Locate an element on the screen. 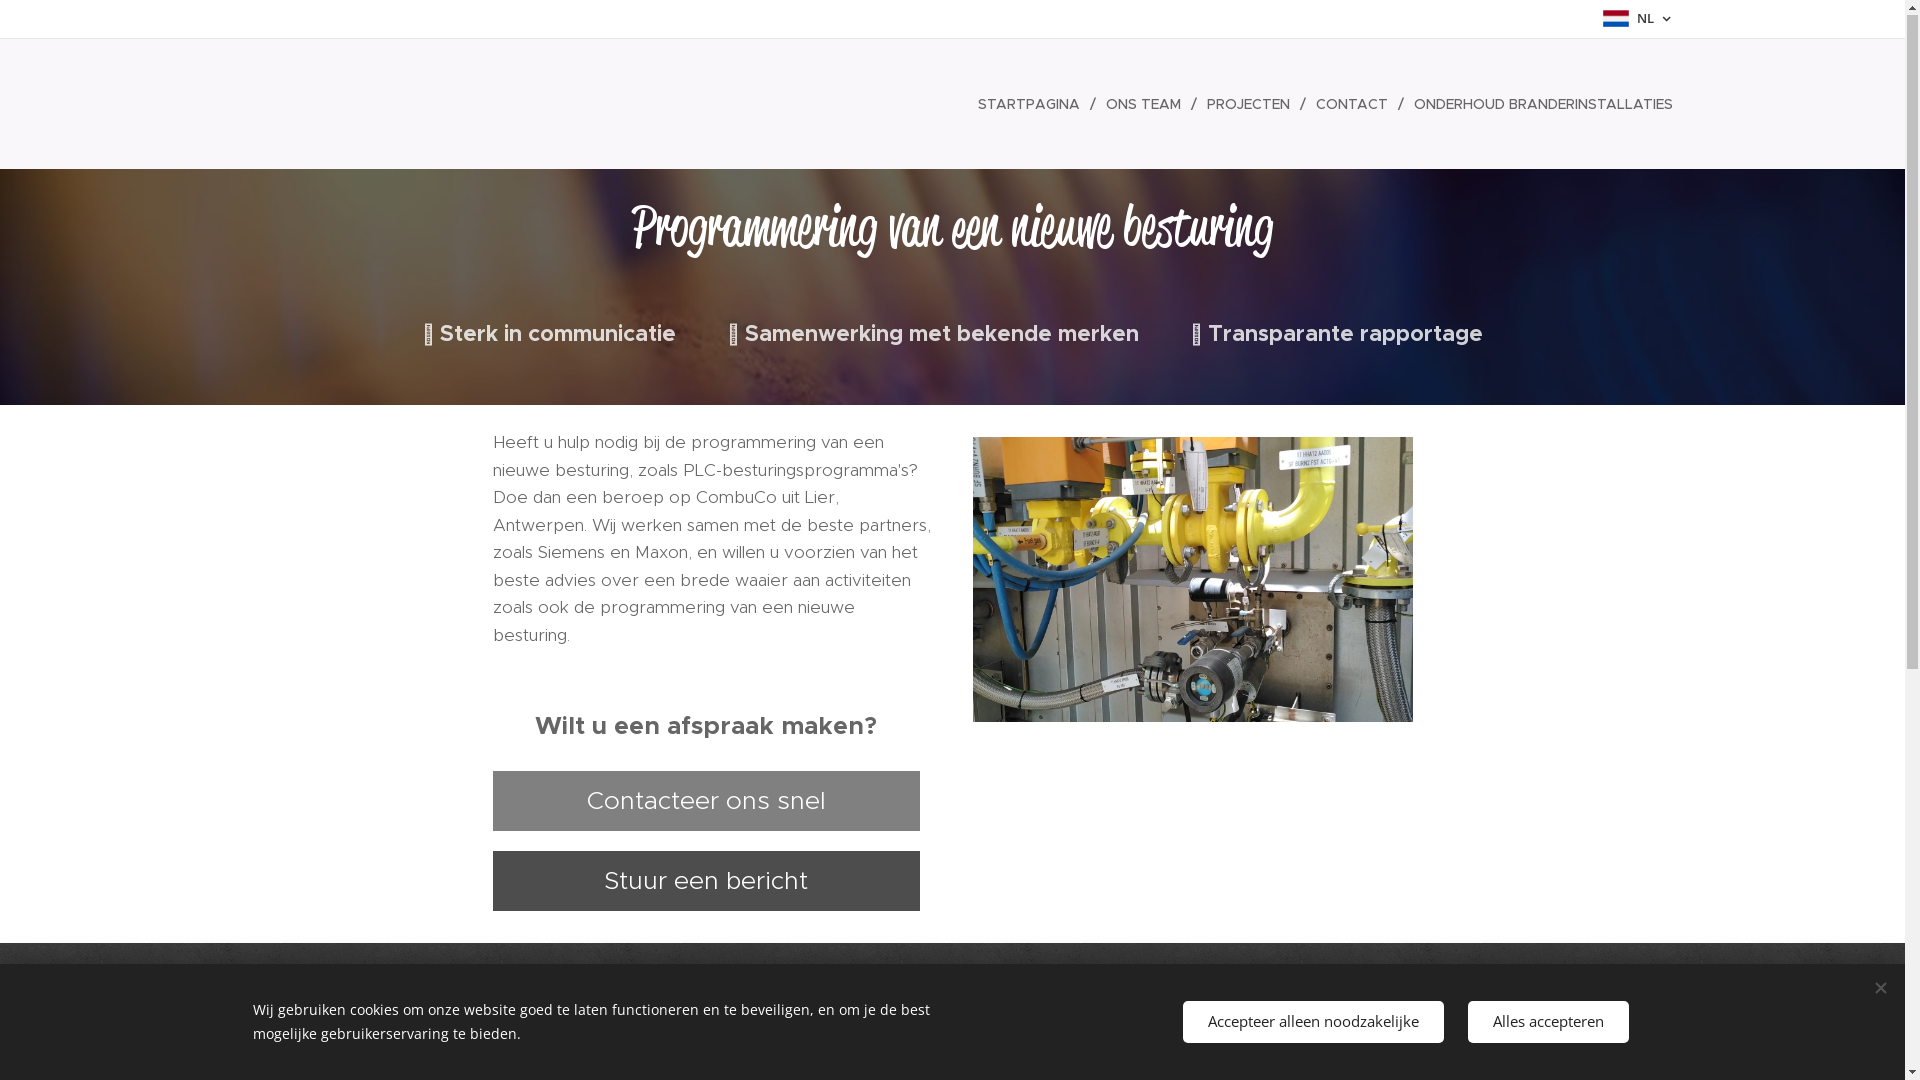 Image resolution: width=1920 pixels, height=1080 pixels. 'Accepteer alleen noodzakelijke' is located at coordinates (1312, 1022).